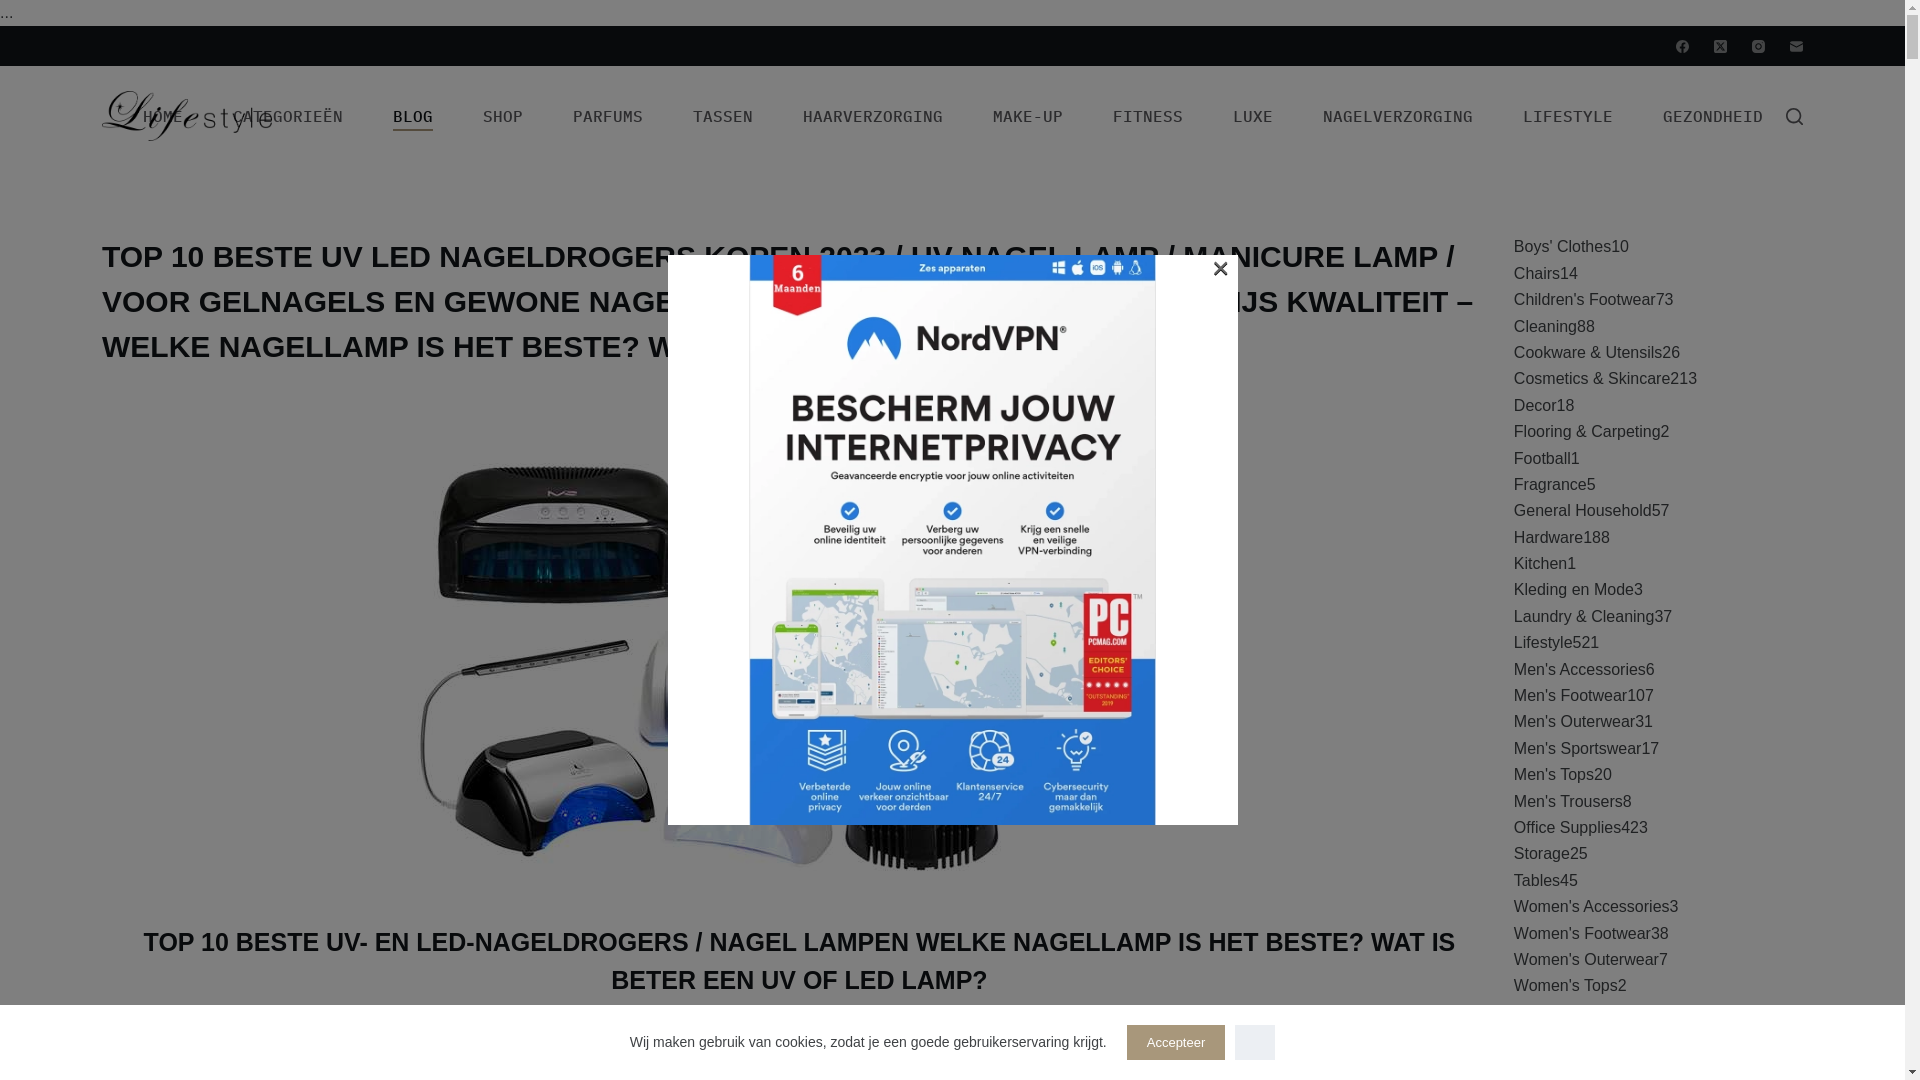  What do you see at coordinates (456, 115) in the screenshot?
I see `'SHOP'` at bounding box center [456, 115].